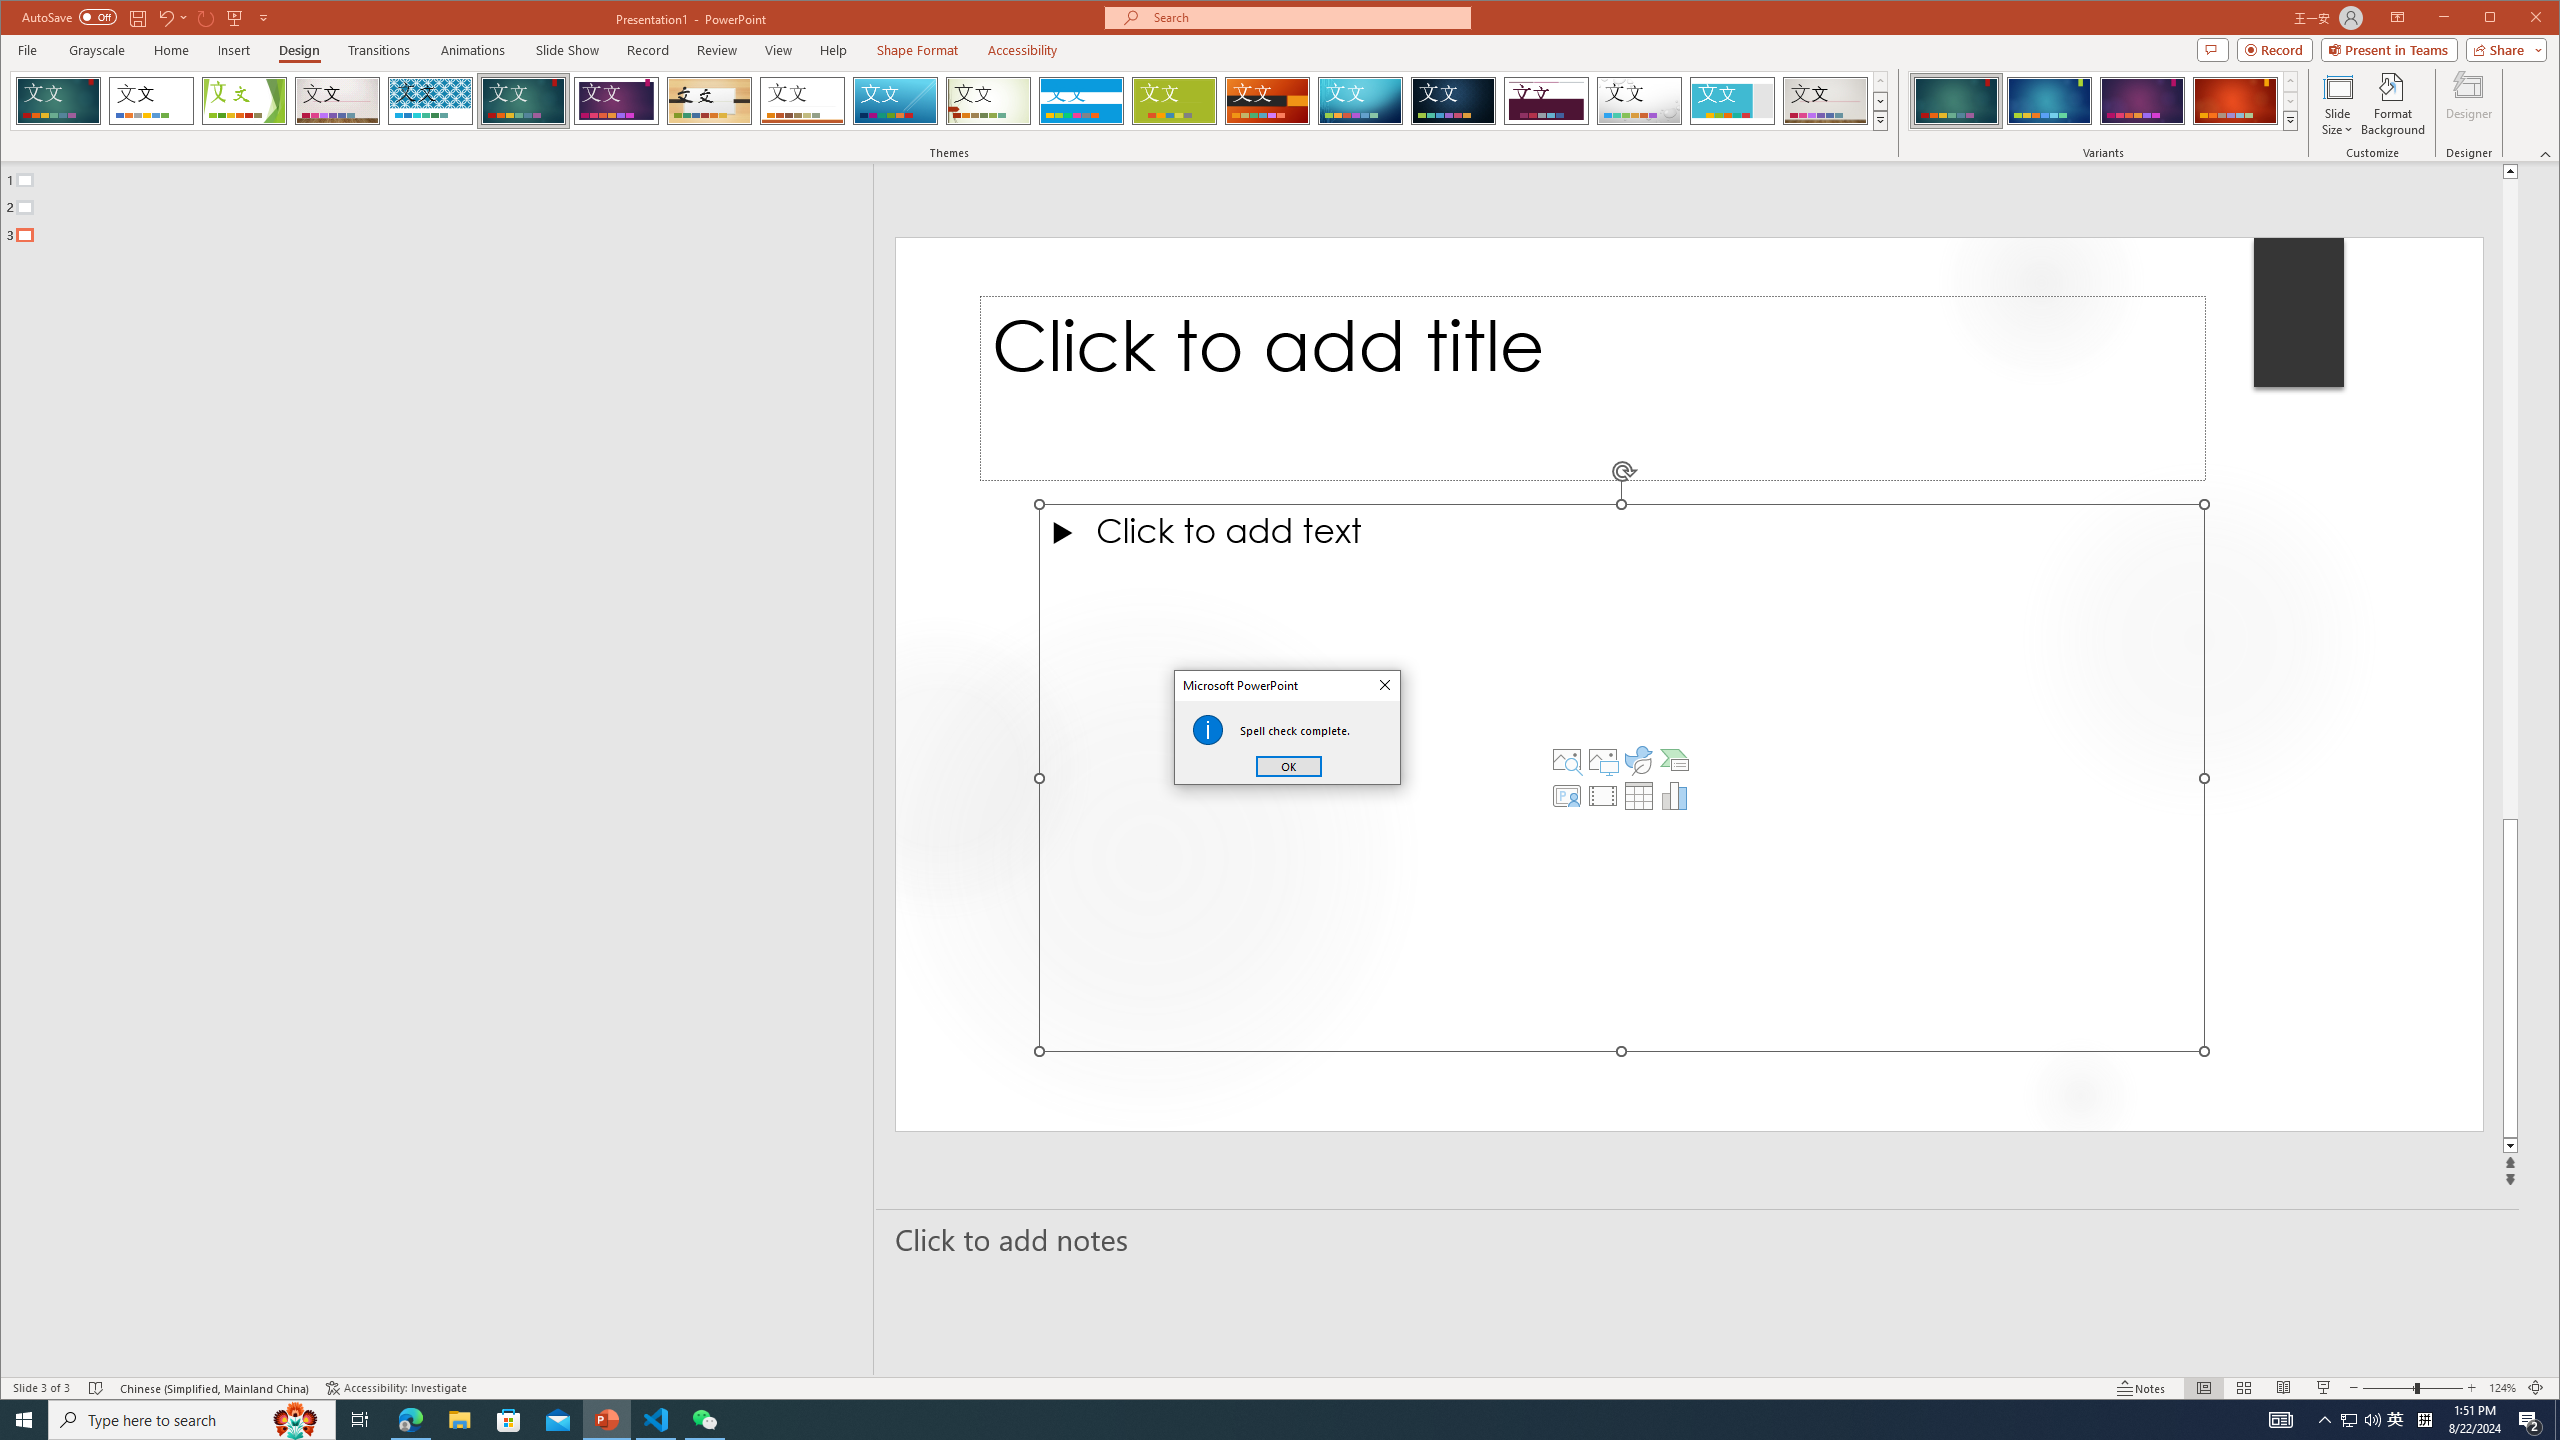 This screenshot has width=2560, height=1440. What do you see at coordinates (150, 100) in the screenshot?
I see `'Office Theme'` at bounding box center [150, 100].